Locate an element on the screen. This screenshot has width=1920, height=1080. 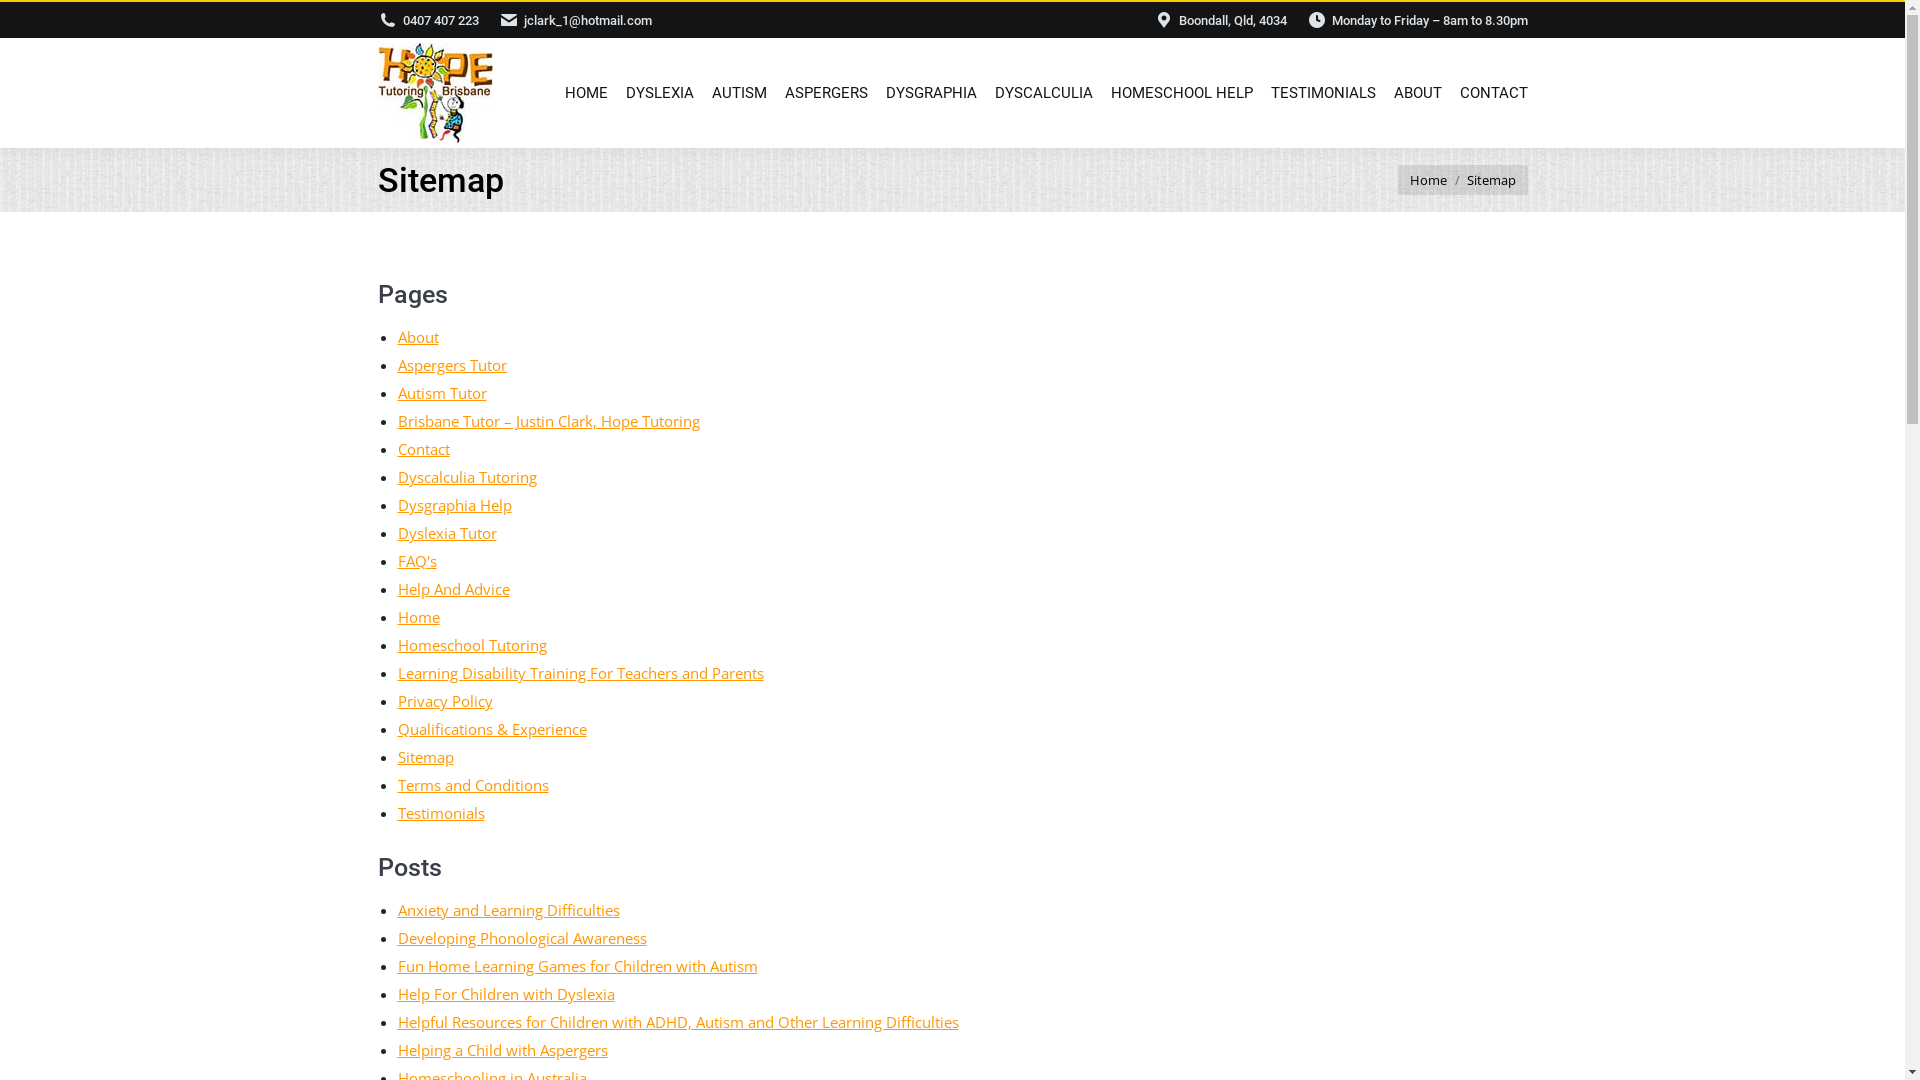
'Aspergers Tutor' is located at coordinates (451, 365).